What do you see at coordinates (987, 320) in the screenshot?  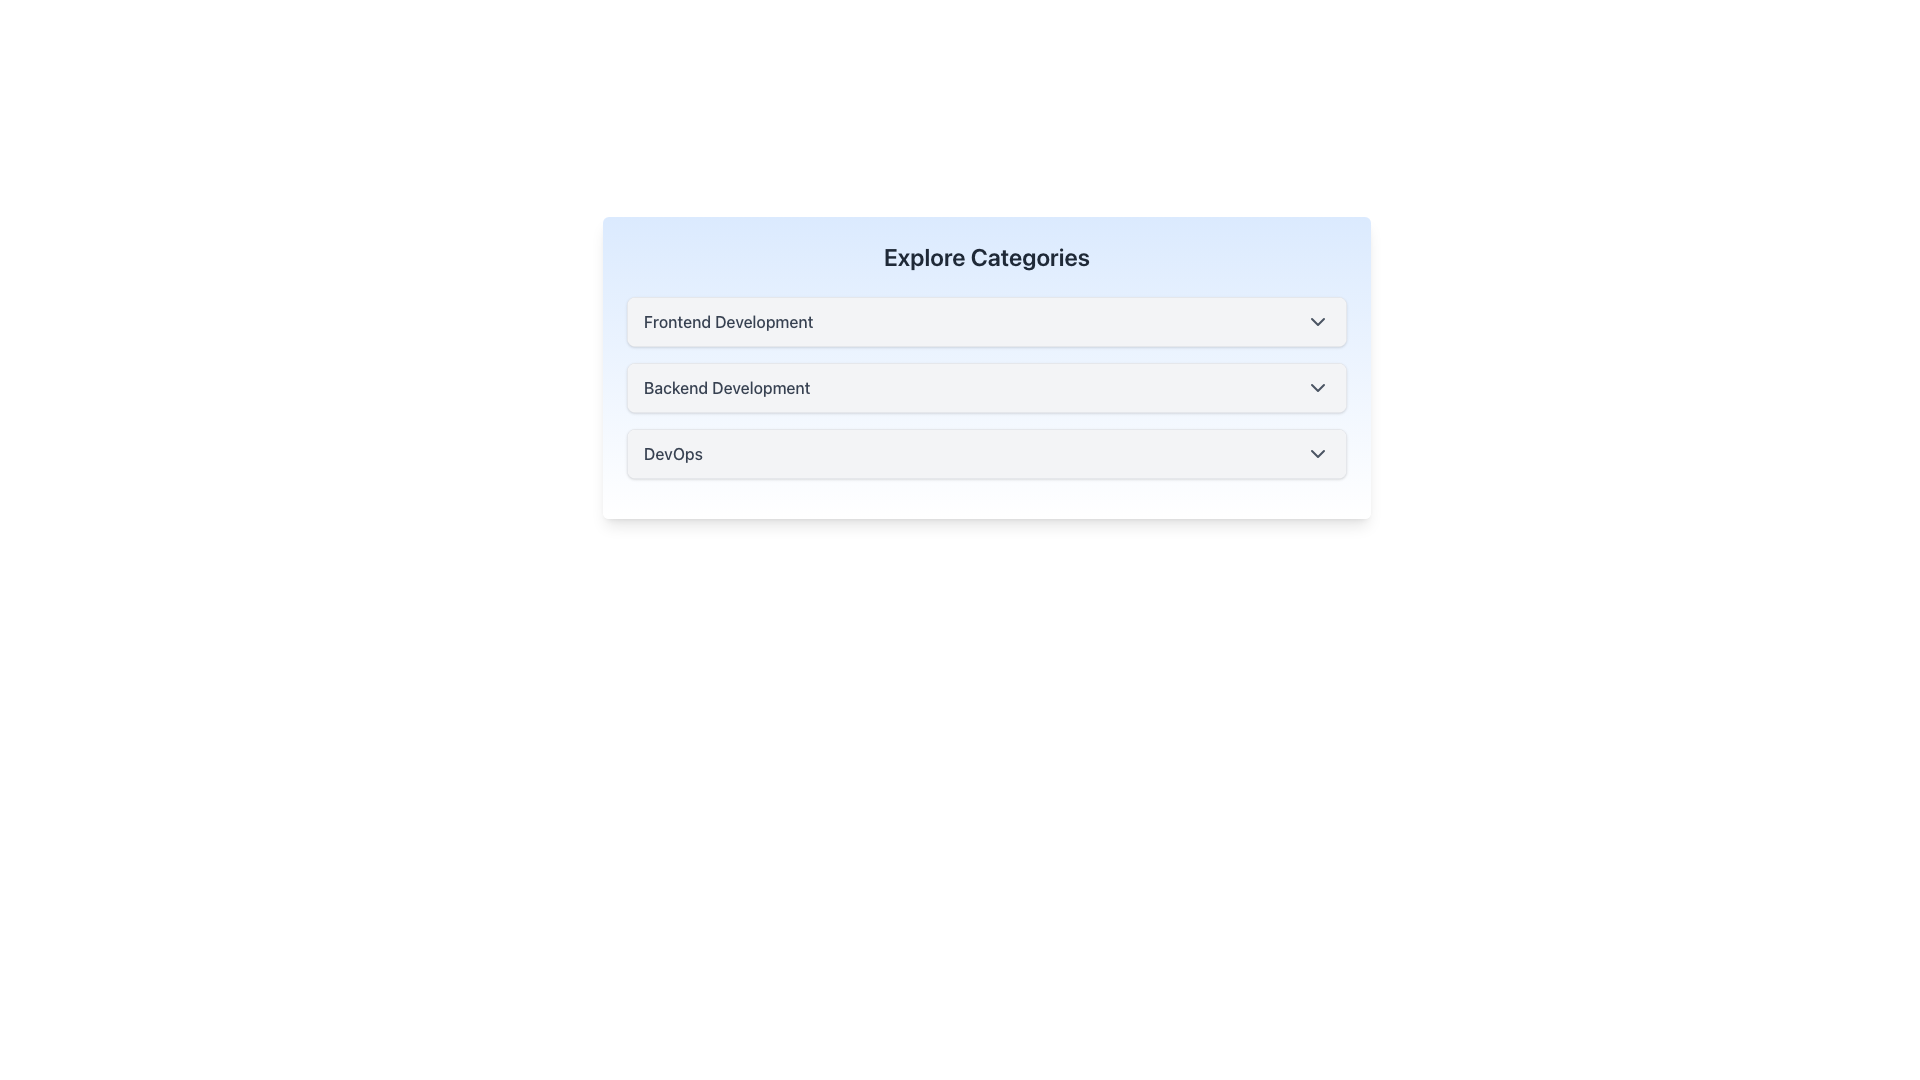 I see `the 'Frontend Development' button, which is the first item in a vertically aligned list of categories` at bounding box center [987, 320].